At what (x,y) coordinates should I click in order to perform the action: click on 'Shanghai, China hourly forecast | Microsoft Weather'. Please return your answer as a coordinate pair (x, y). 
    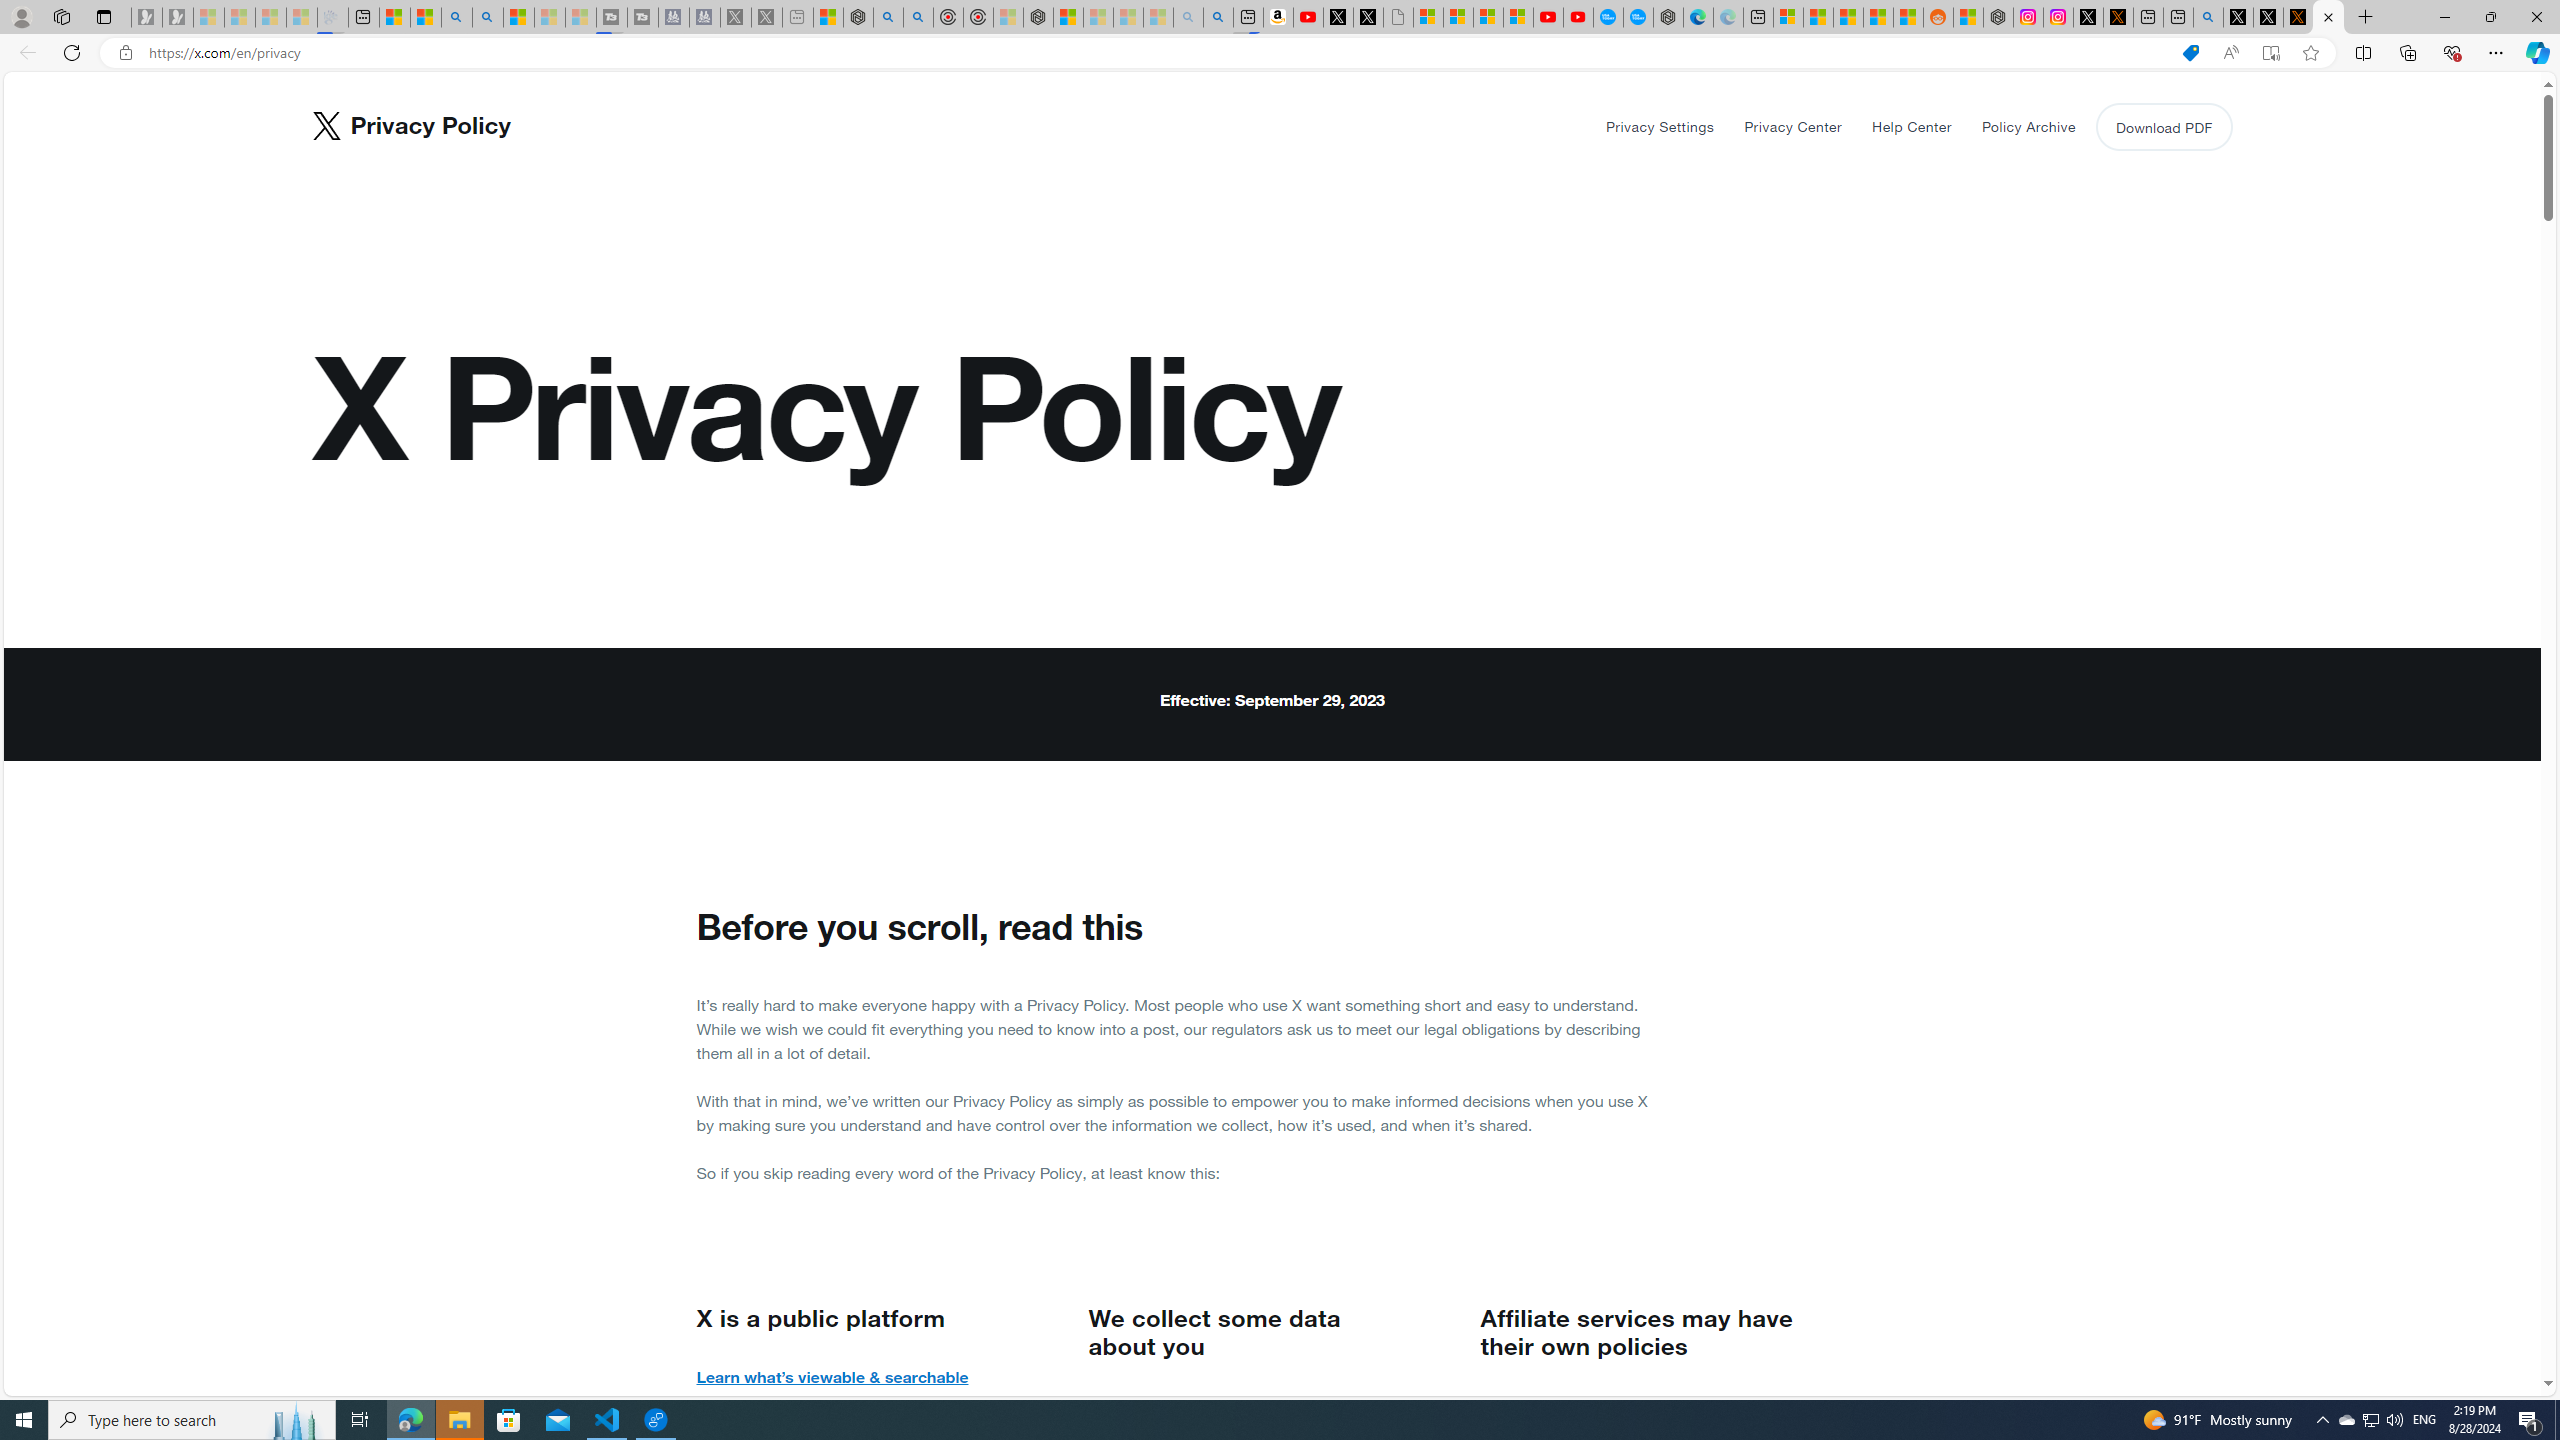
    Looking at the image, I should click on (1847, 16).